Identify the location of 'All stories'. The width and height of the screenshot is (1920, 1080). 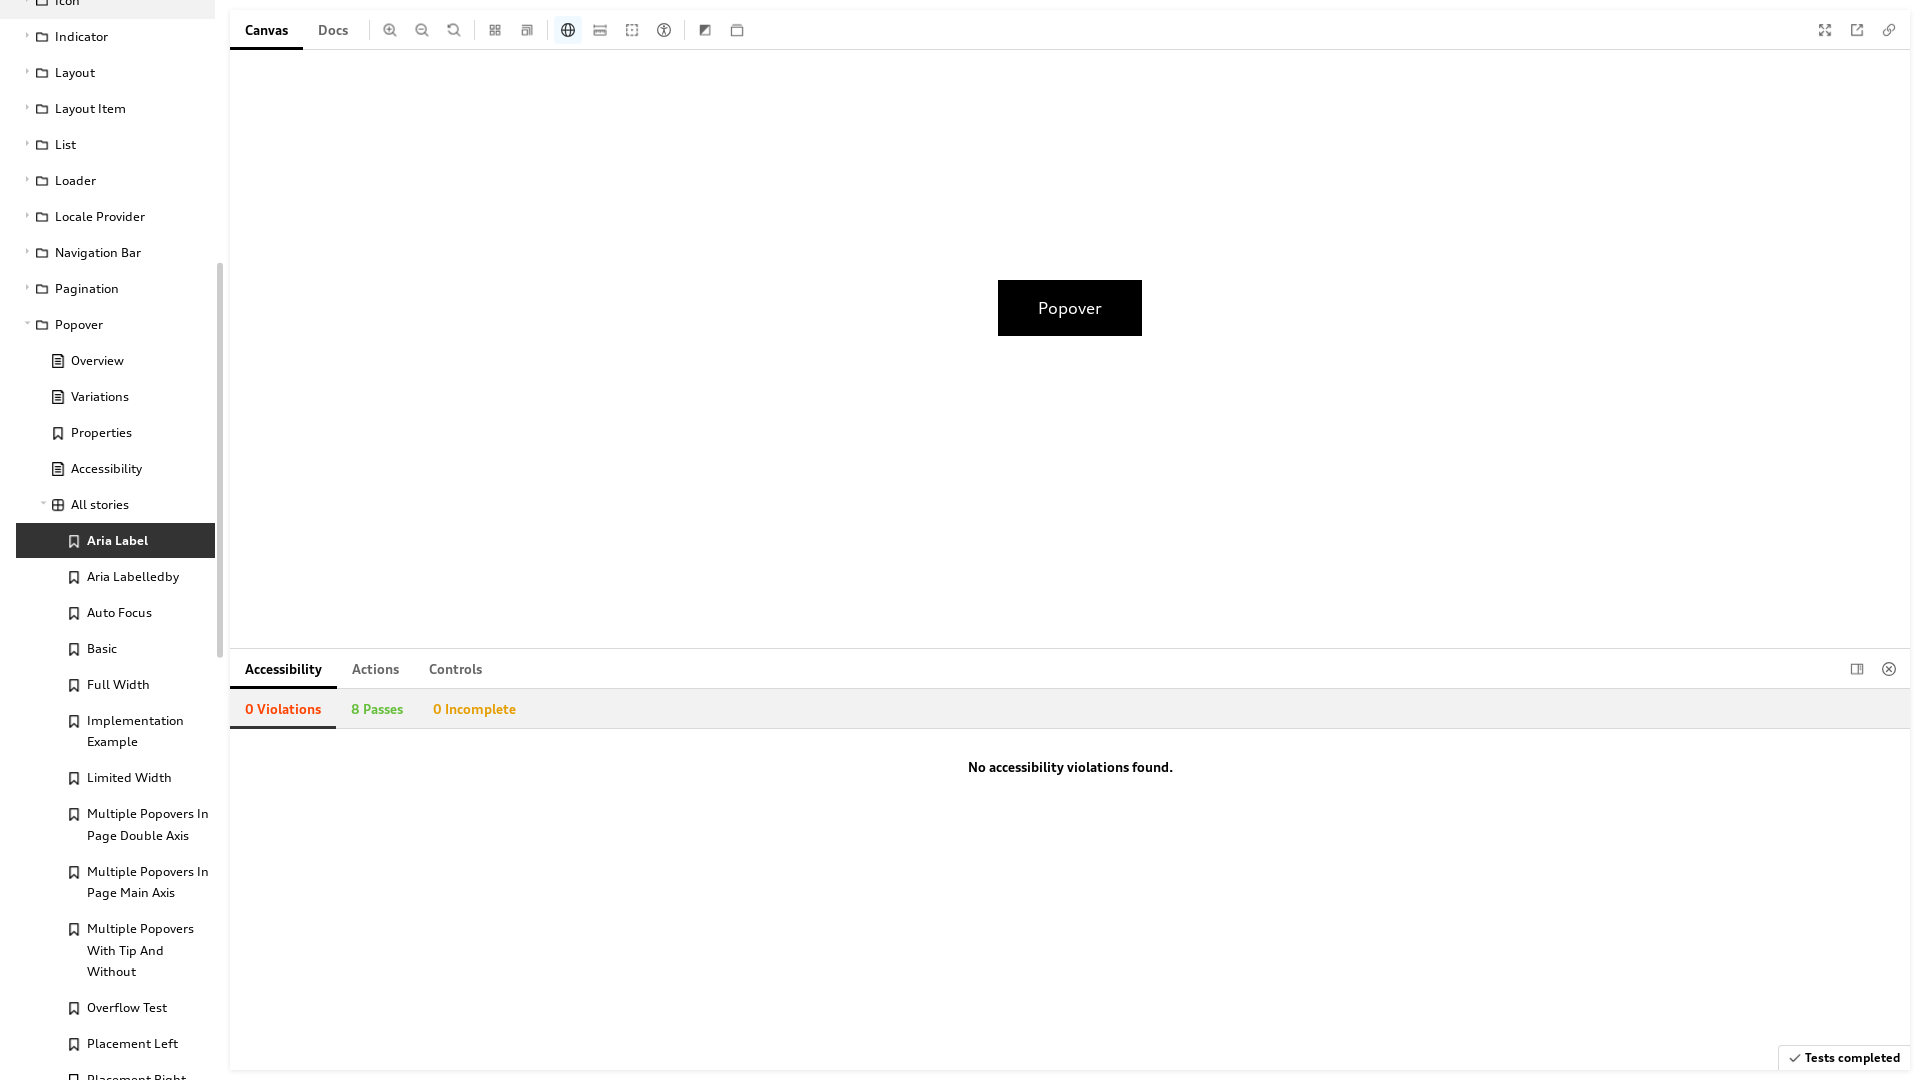
(106, 504).